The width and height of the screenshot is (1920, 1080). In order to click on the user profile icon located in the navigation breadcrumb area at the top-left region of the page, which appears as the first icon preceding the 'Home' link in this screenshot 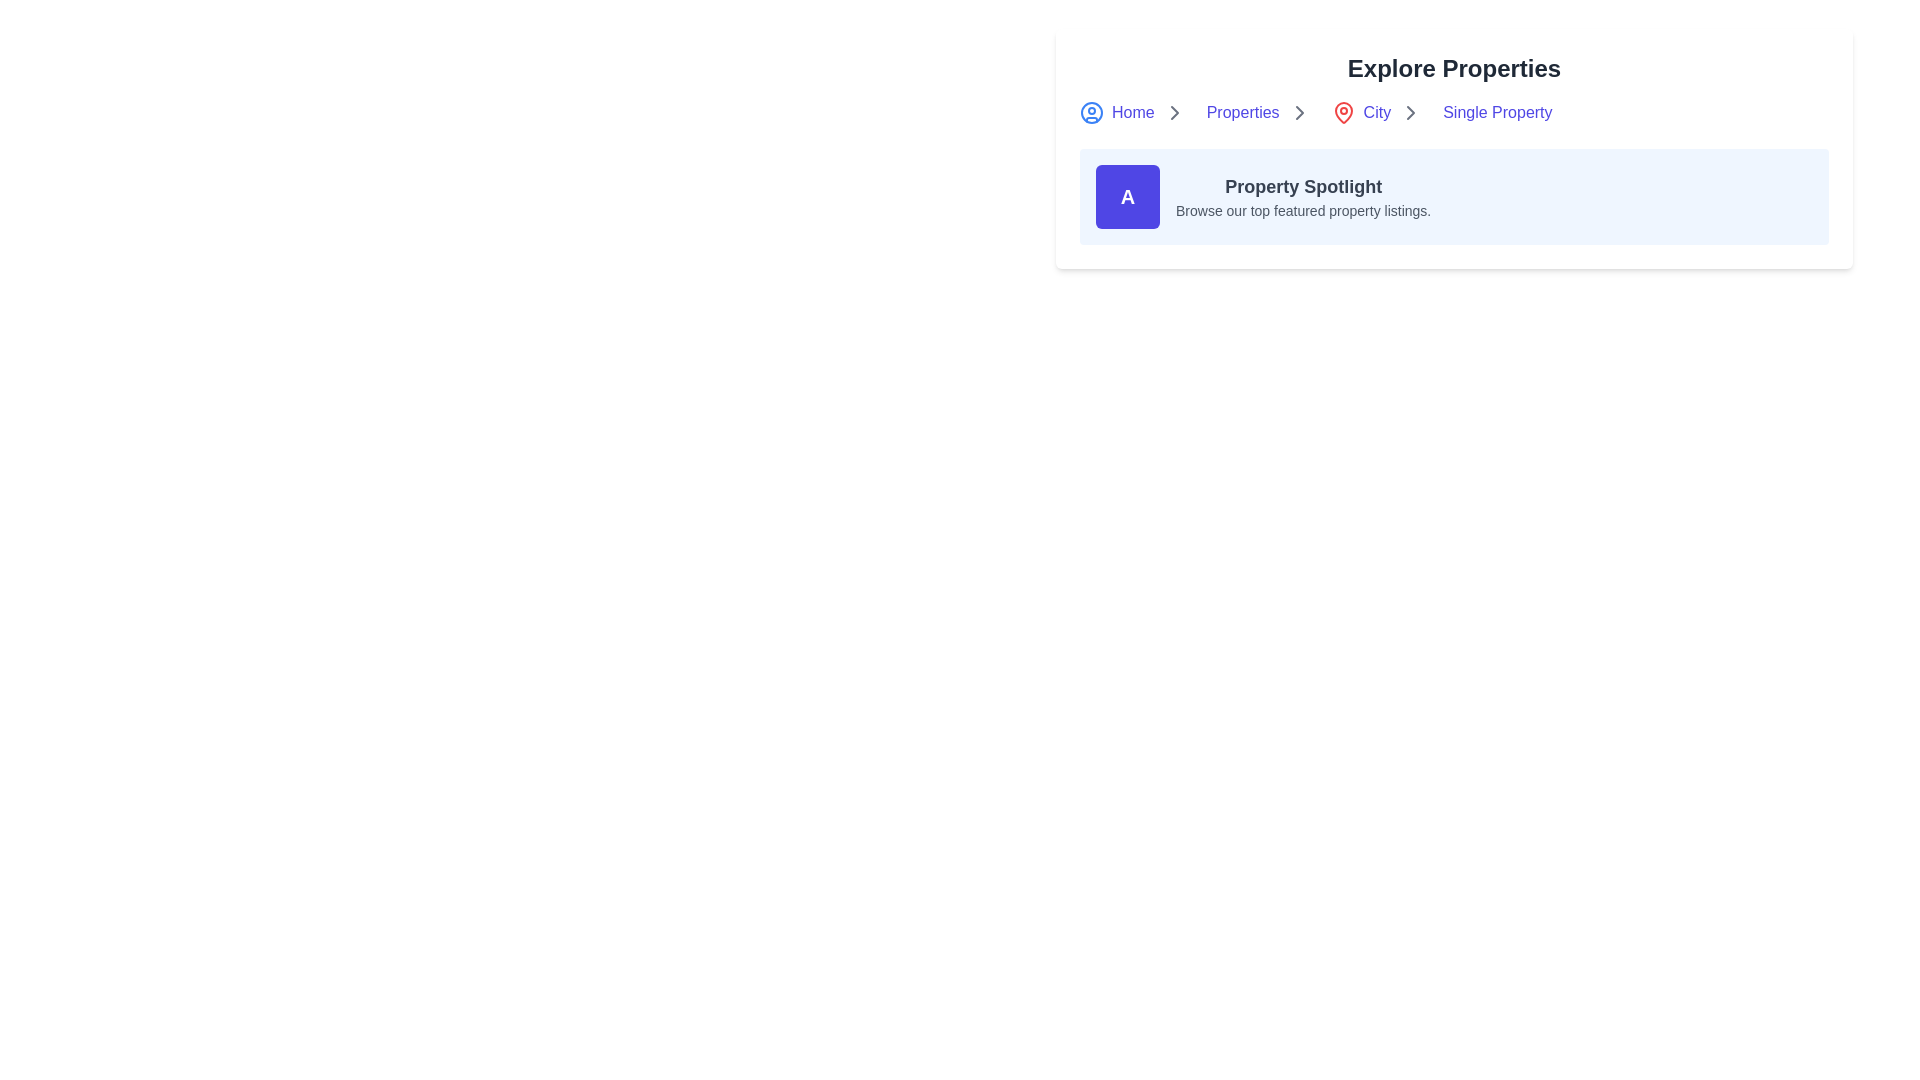, I will do `click(1090, 112)`.